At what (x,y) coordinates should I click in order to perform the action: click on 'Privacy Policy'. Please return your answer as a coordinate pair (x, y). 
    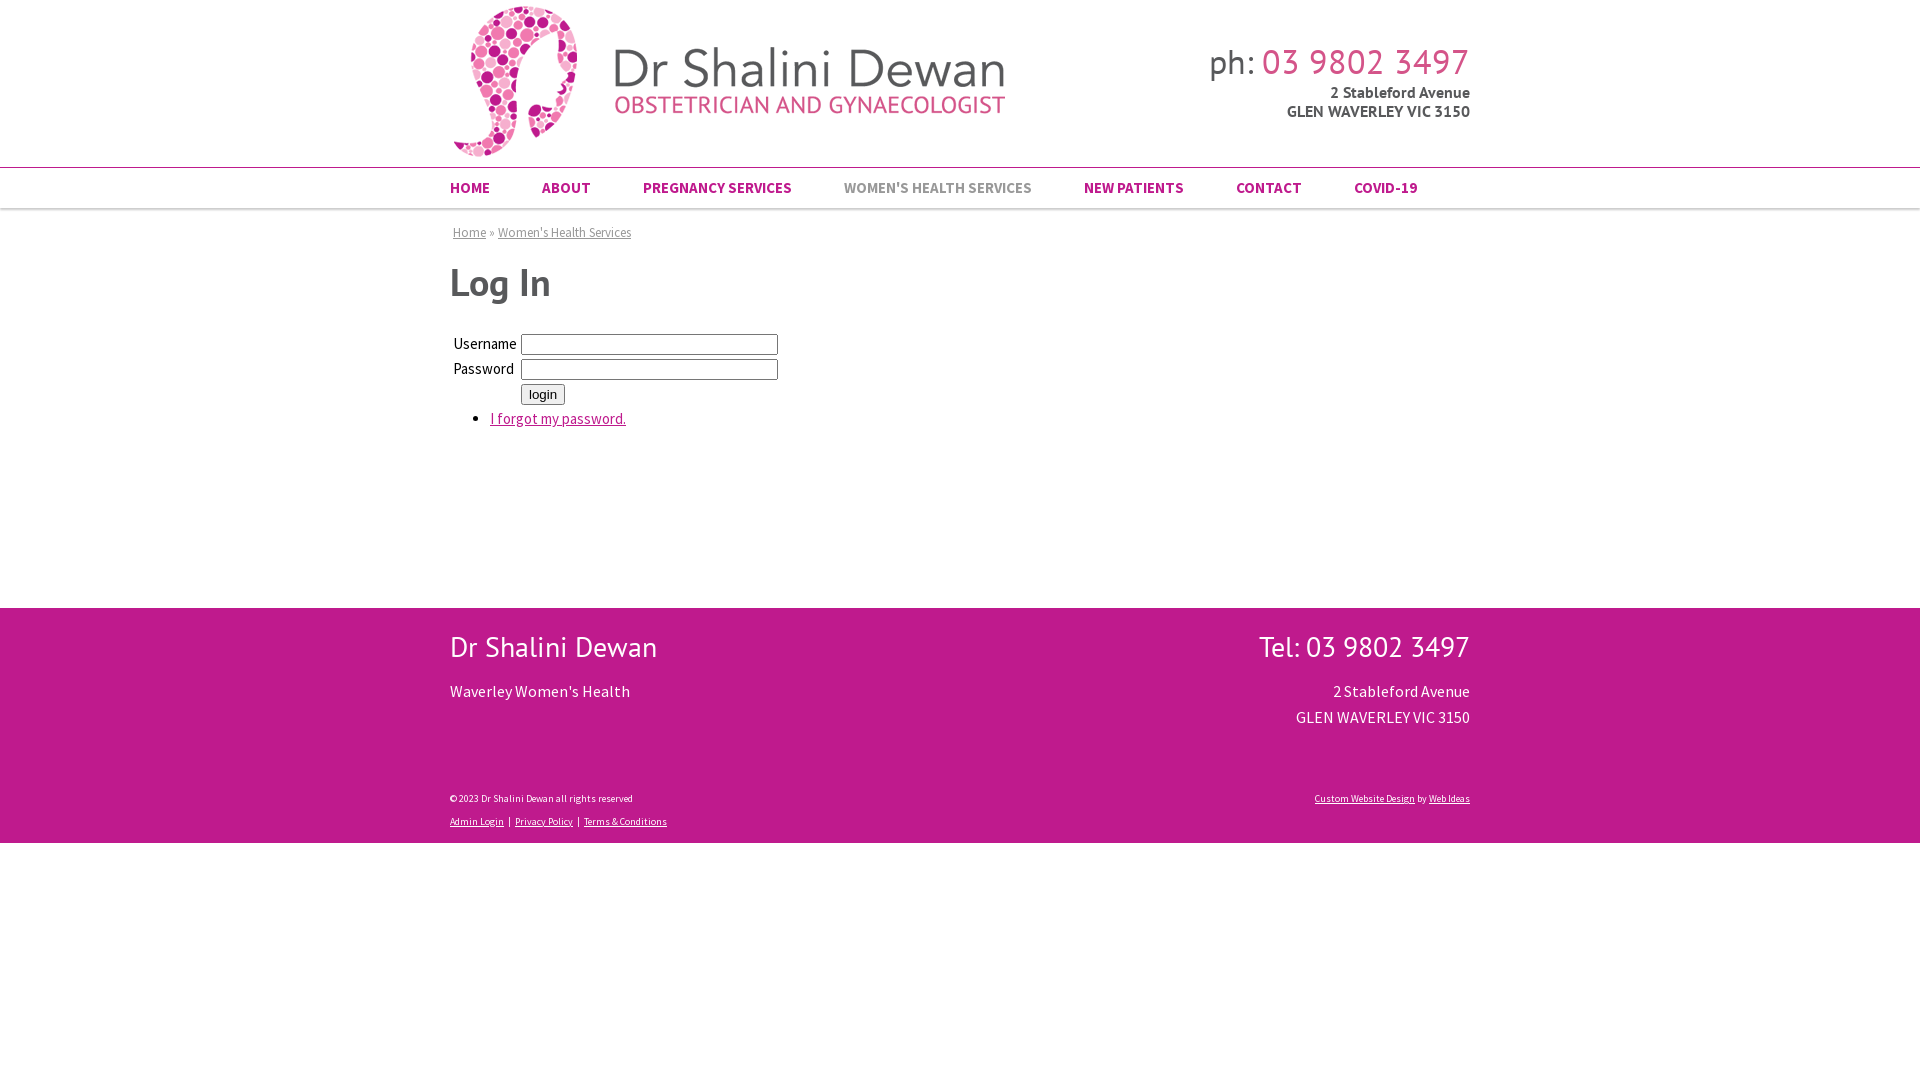
    Looking at the image, I should click on (514, 821).